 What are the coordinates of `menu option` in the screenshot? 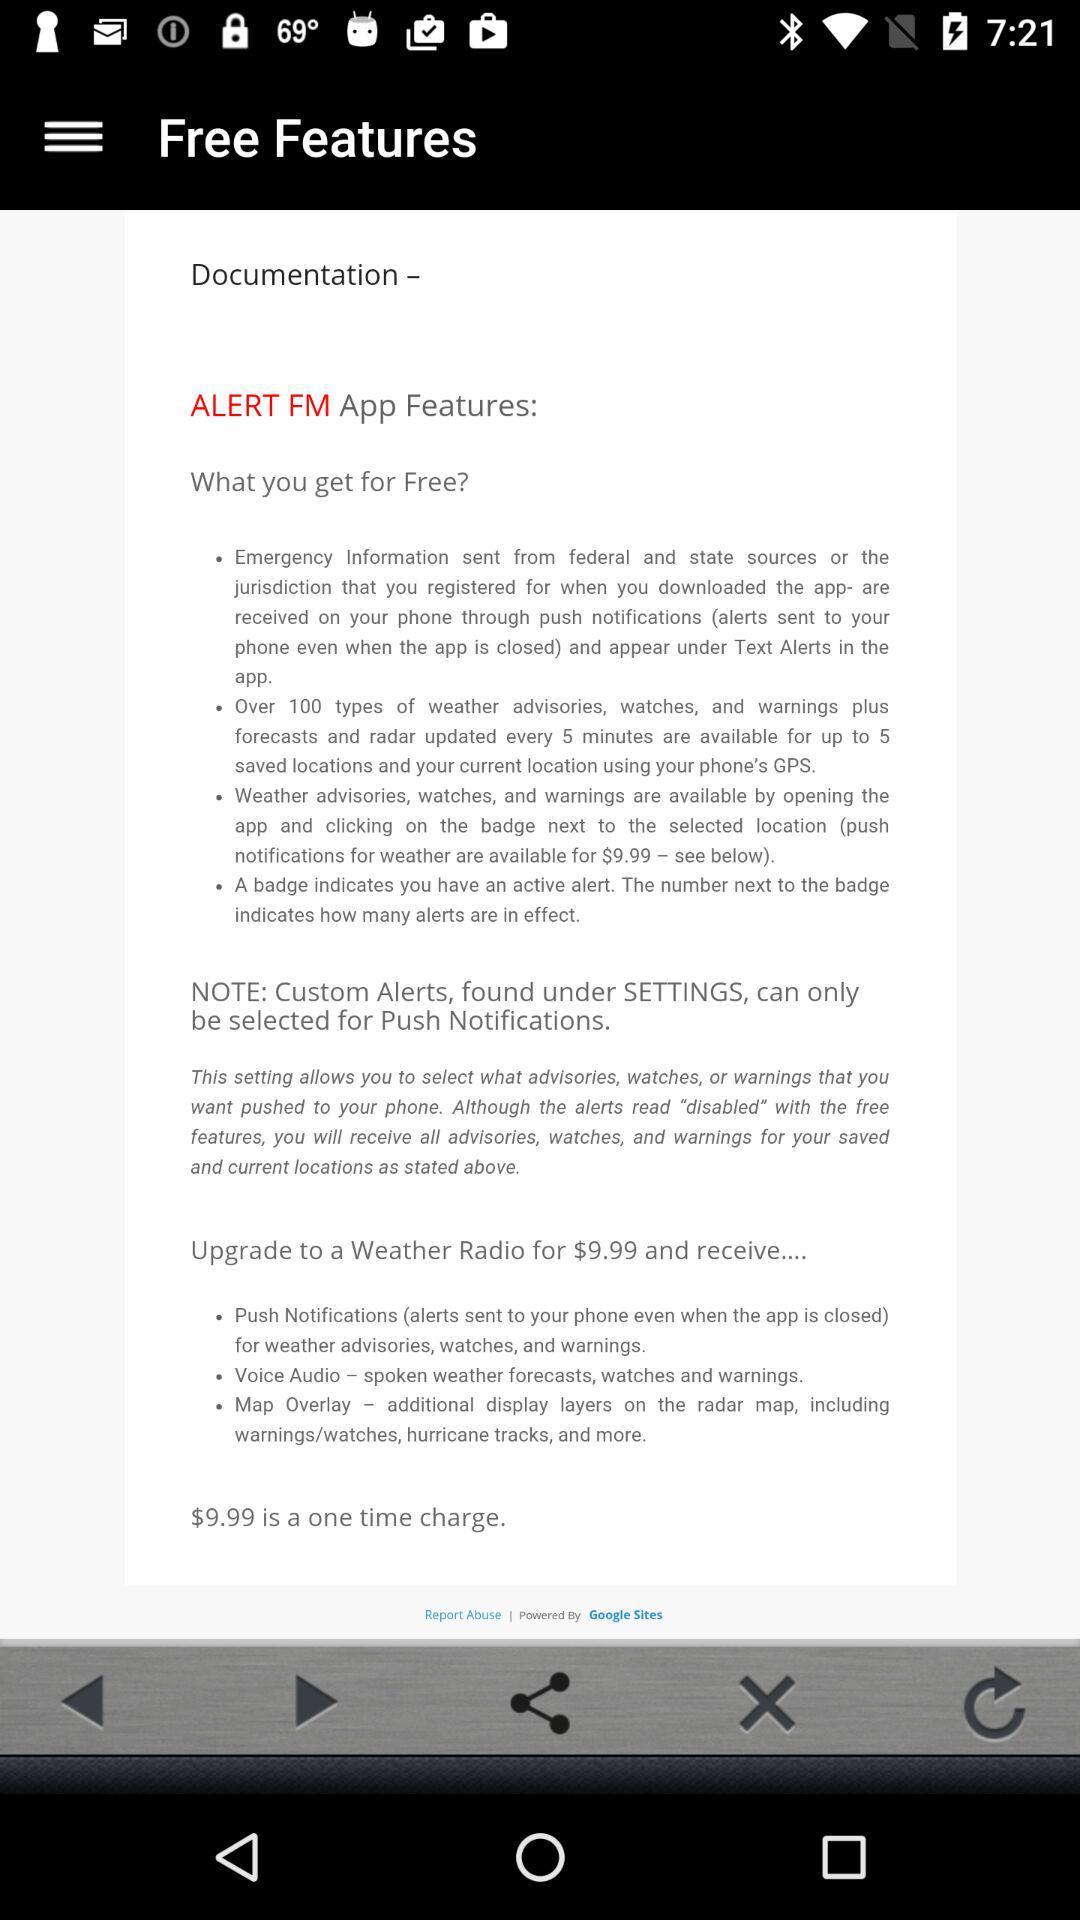 It's located at (72, 135).